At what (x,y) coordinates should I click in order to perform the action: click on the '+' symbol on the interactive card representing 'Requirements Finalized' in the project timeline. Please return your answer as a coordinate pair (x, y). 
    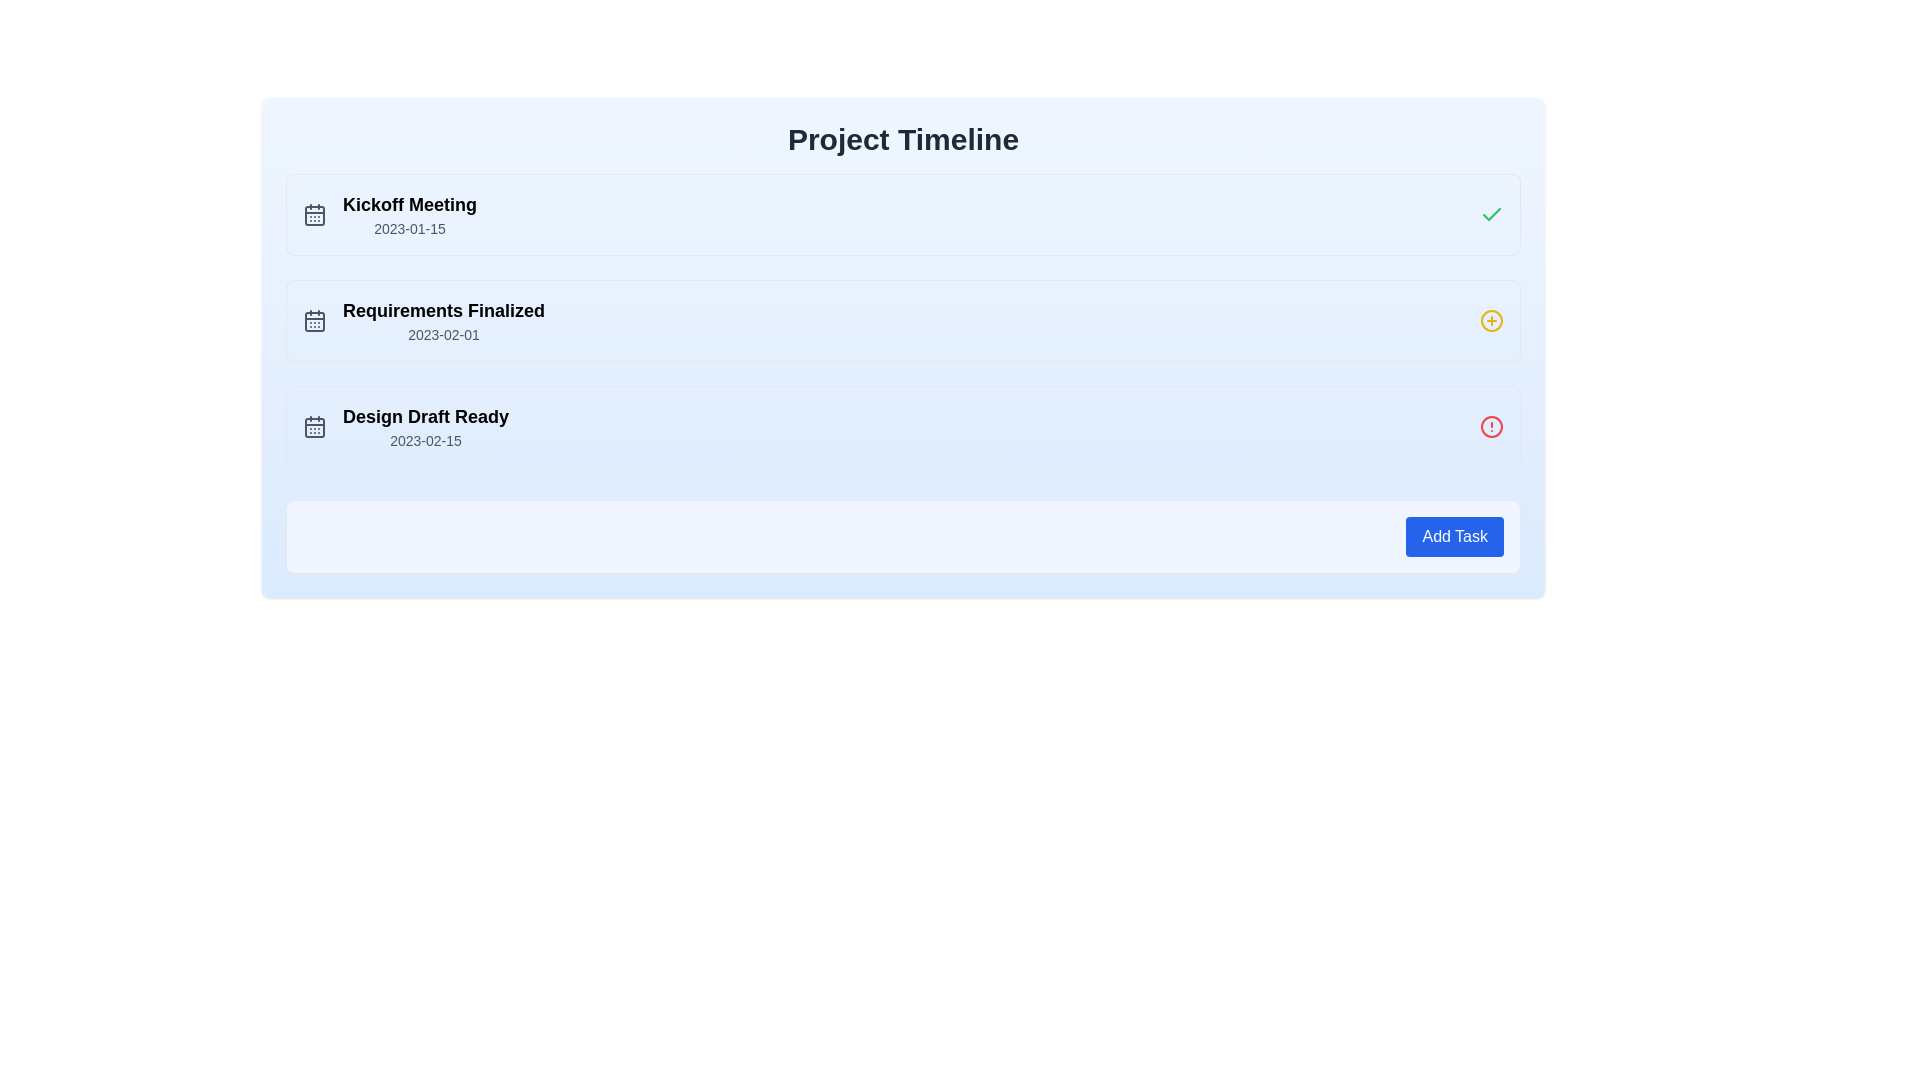
    Looking at the image, I should click on (902, 319).